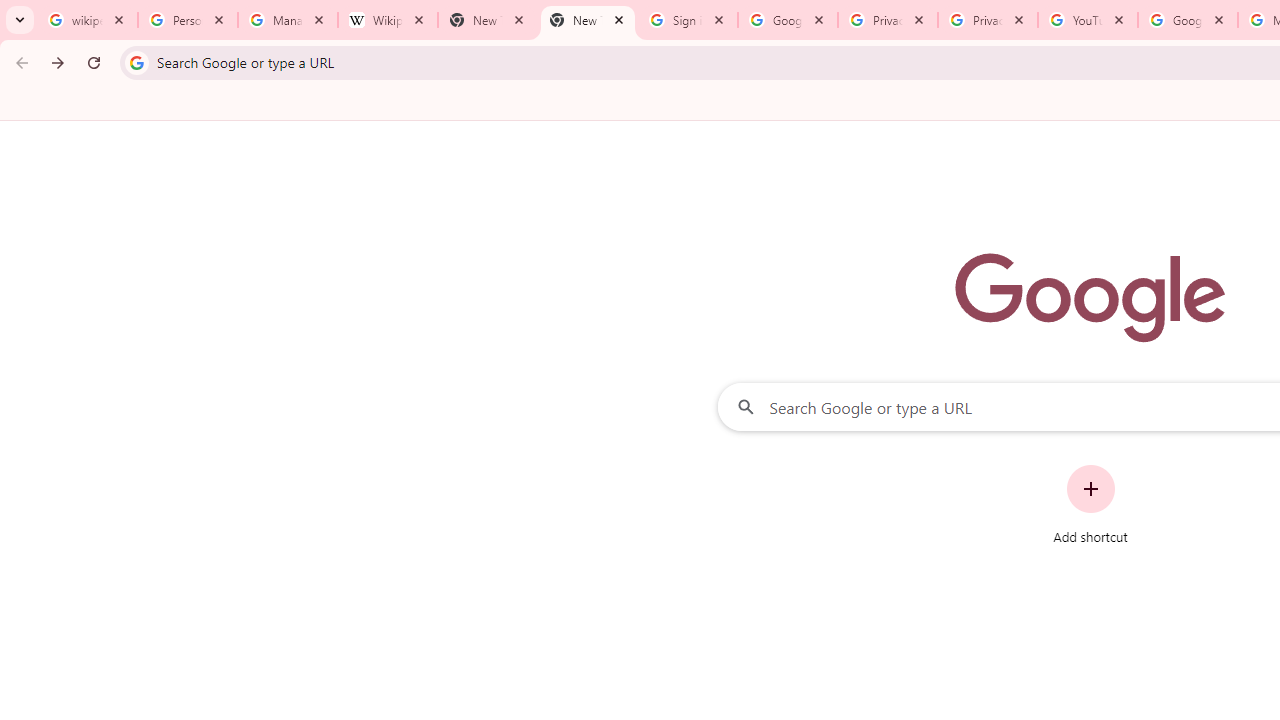 Image resolution: width=1280 pixels, height=720 pixels. Describe the element at coordinates (1087, 20) in the screenshot. I see `'YouTube'` at that location.